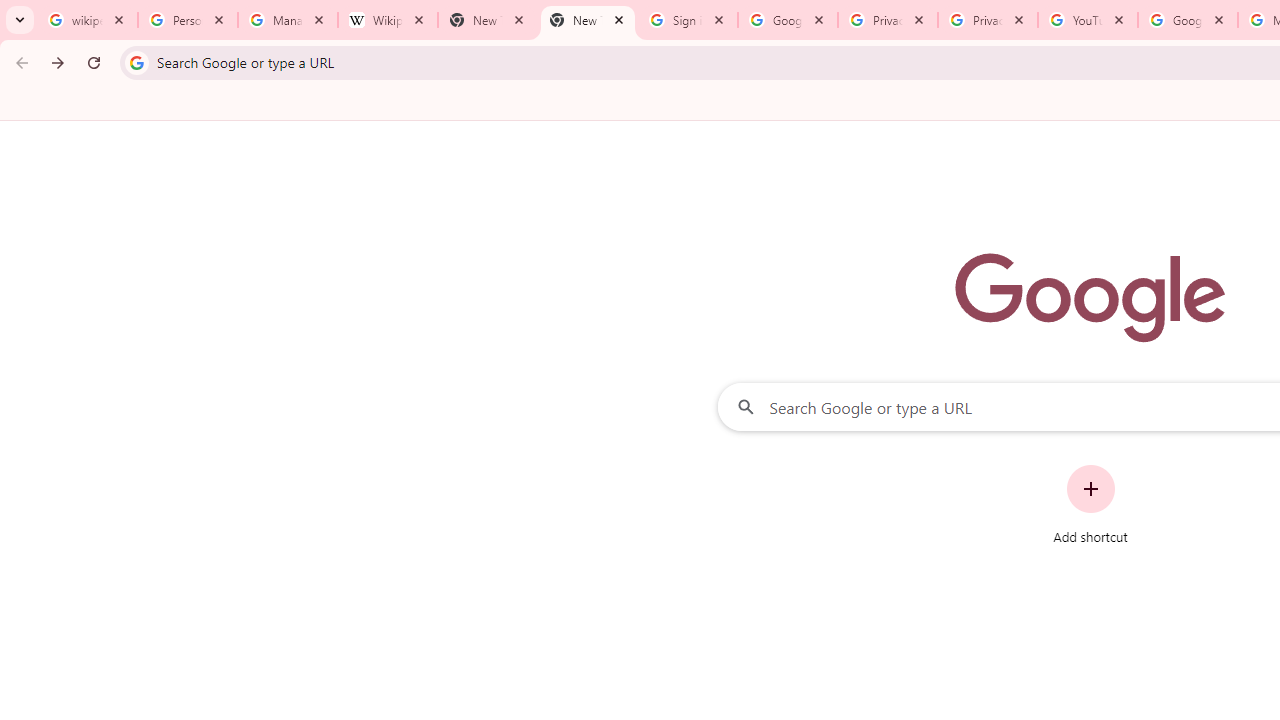 Image resolution: width=1280 pixels, height=720 pixels. Describe the element at coordinates (1087, 20) in the screenshot. I see `'YouTube'` at that location.